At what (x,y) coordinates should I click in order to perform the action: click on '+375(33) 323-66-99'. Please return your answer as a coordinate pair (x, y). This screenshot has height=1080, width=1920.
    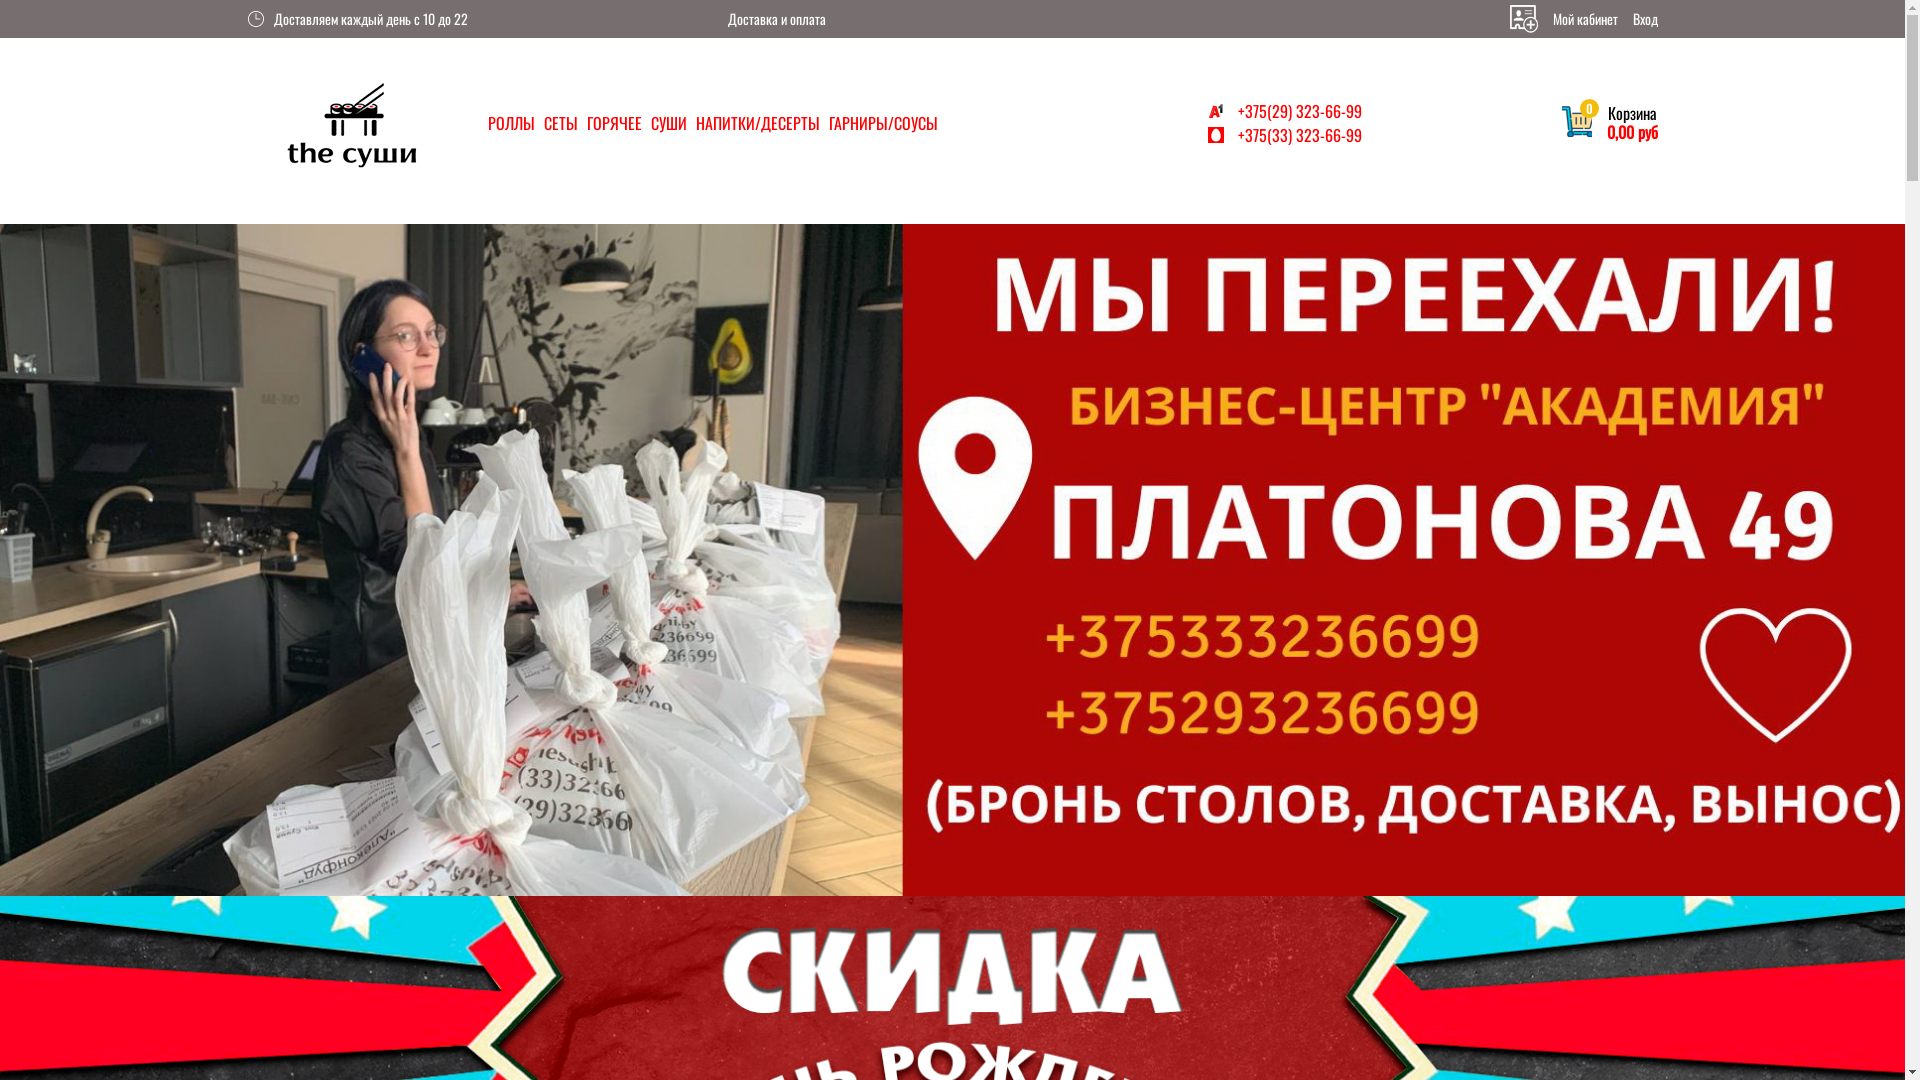
    Looking at the image, I should click on (1207, 135).